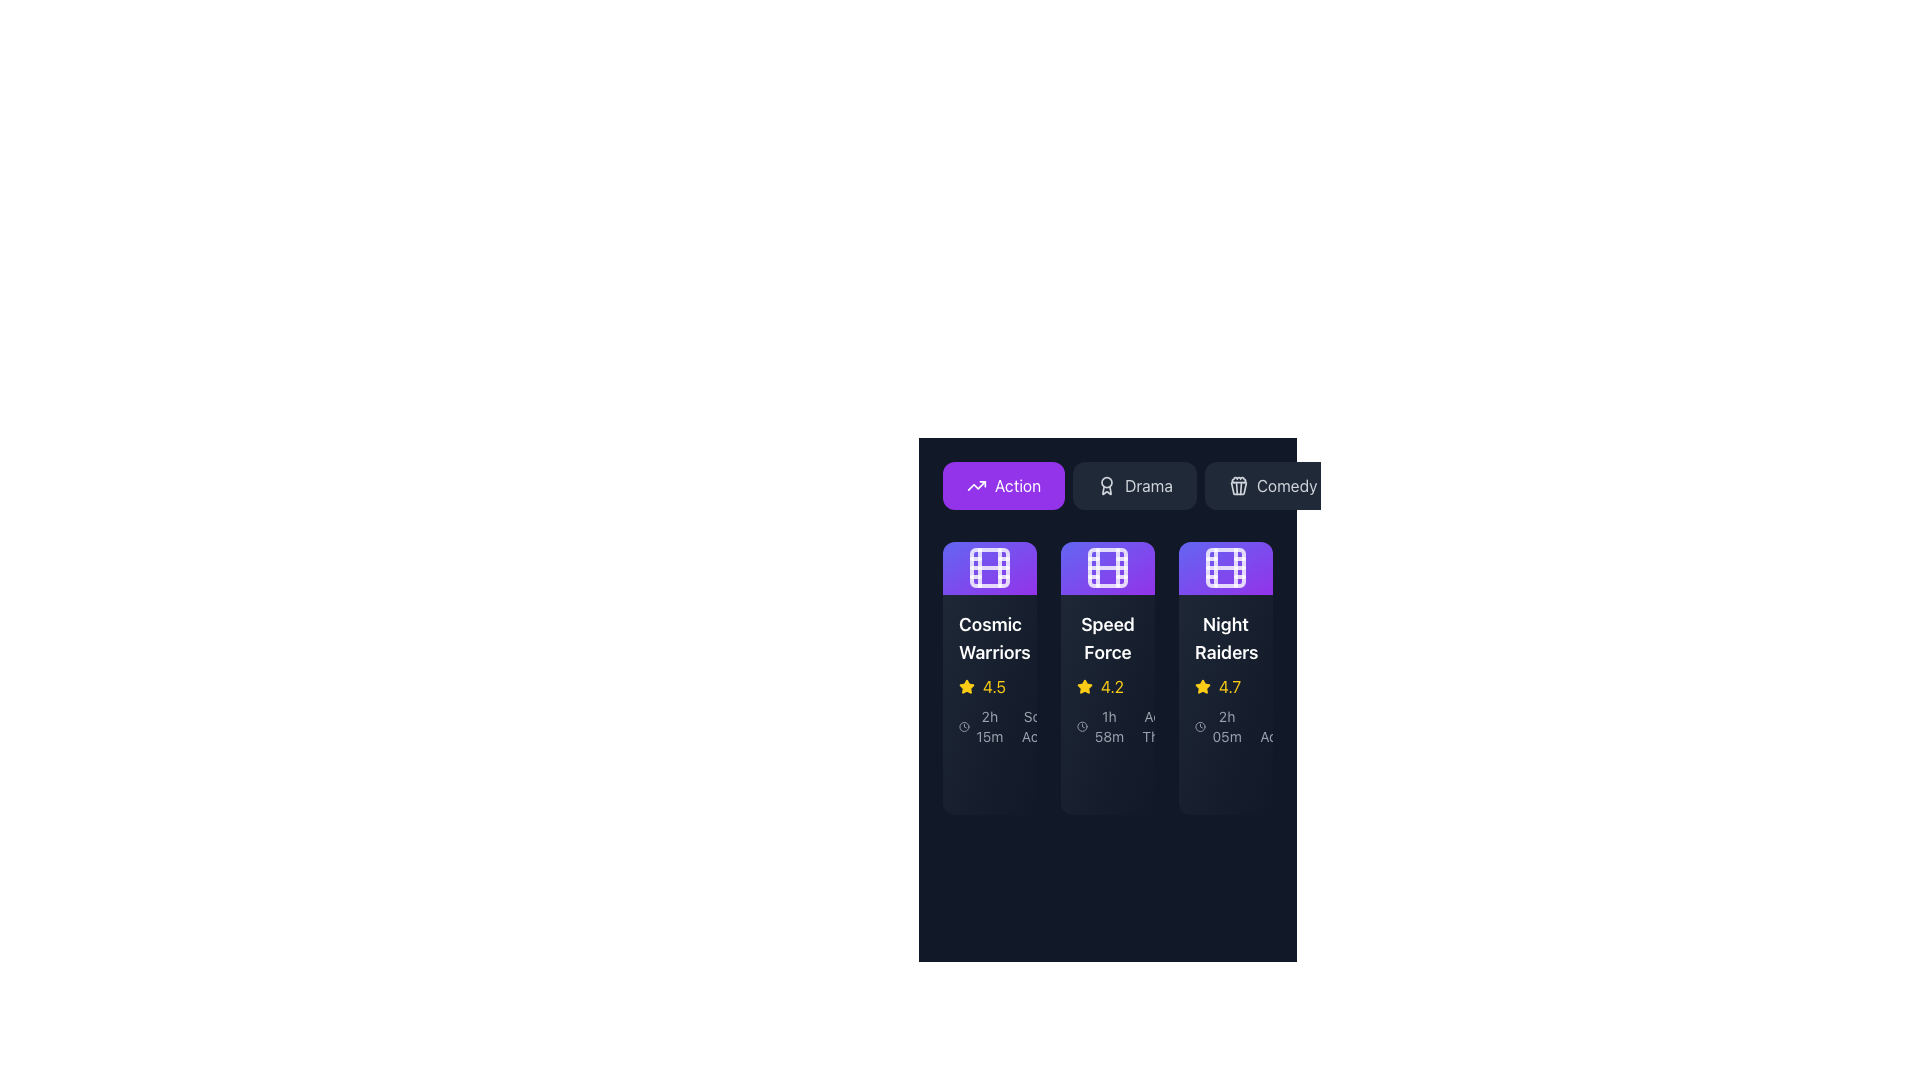 The image size is (1920, 1080). What do you see at coordinates (1224, 567) in the screenshot?
I see `the decorative icon representing the movie 'Night Raiders' which is the third card in the horizontal sequence of movie cards under the 'Action' category` at bounding box center [1224, 567].